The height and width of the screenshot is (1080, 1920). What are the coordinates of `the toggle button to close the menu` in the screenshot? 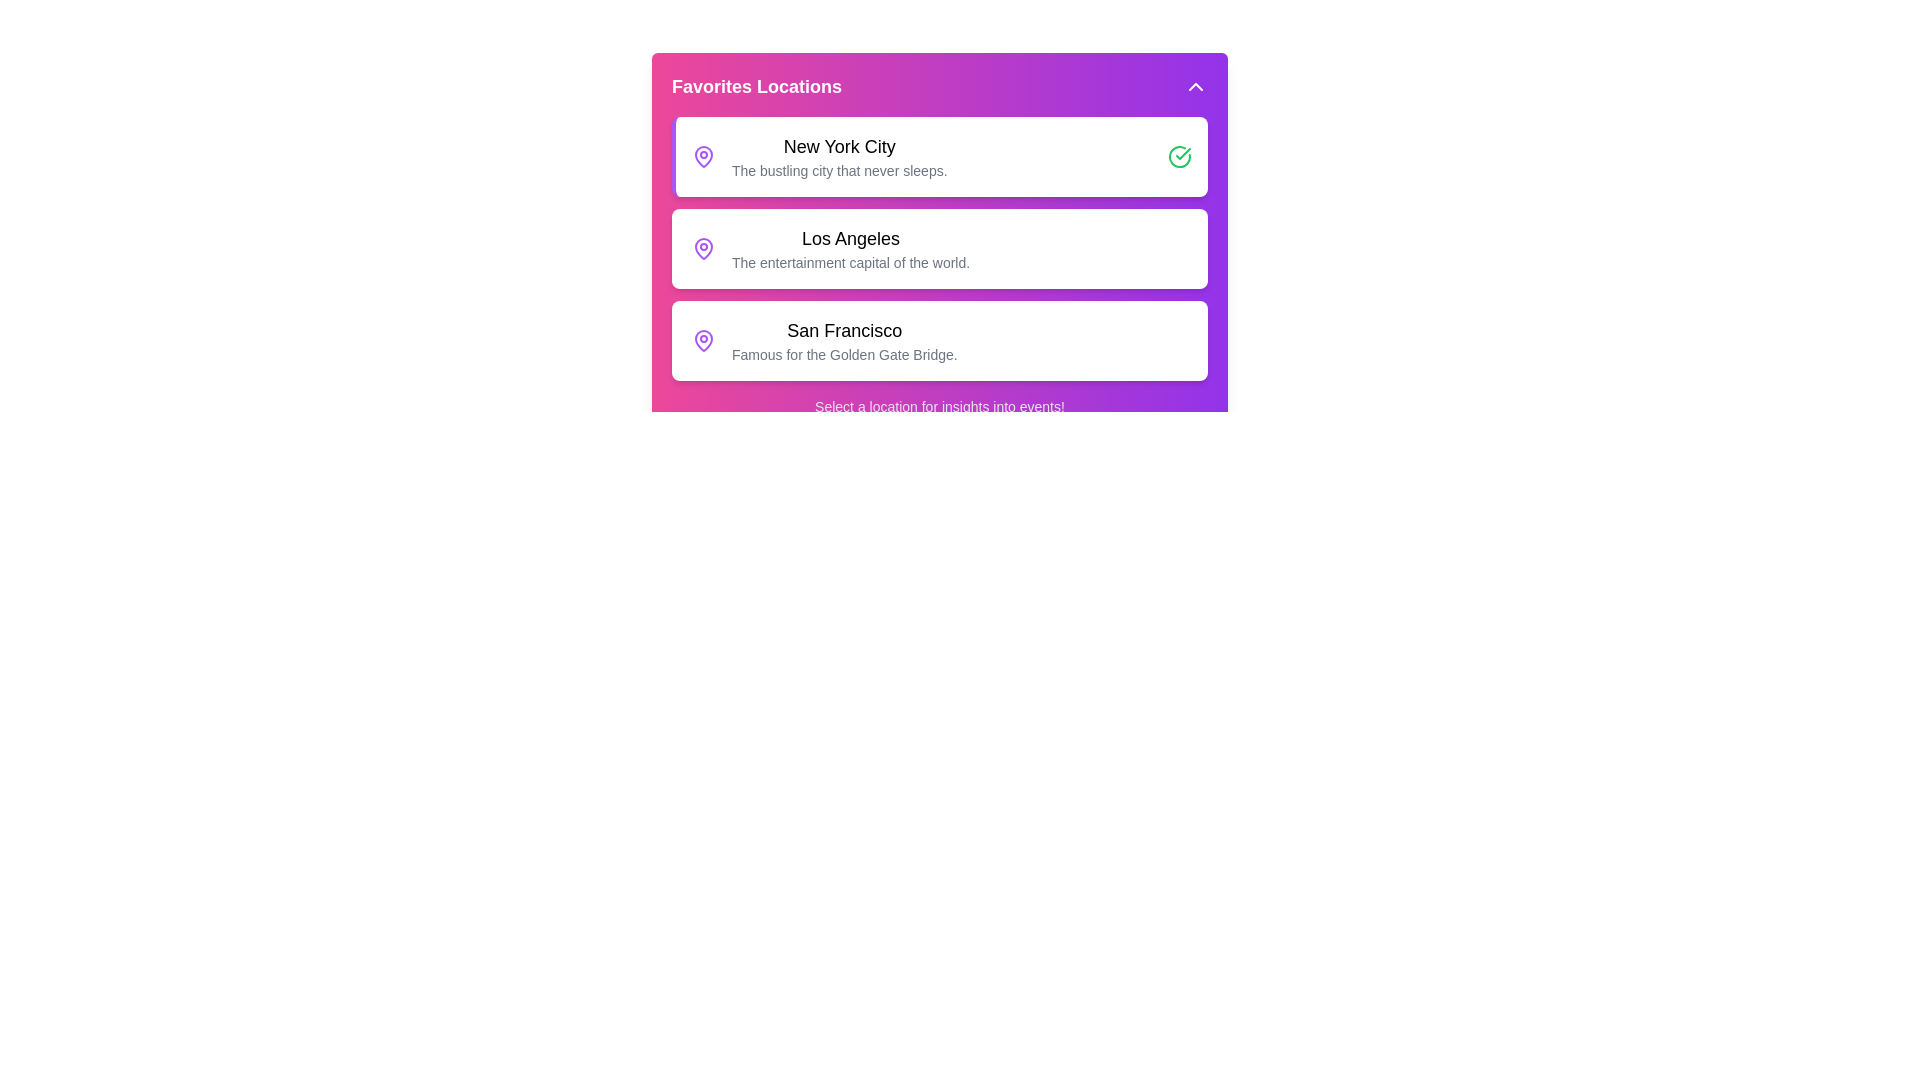 It's located at (1195, 86).